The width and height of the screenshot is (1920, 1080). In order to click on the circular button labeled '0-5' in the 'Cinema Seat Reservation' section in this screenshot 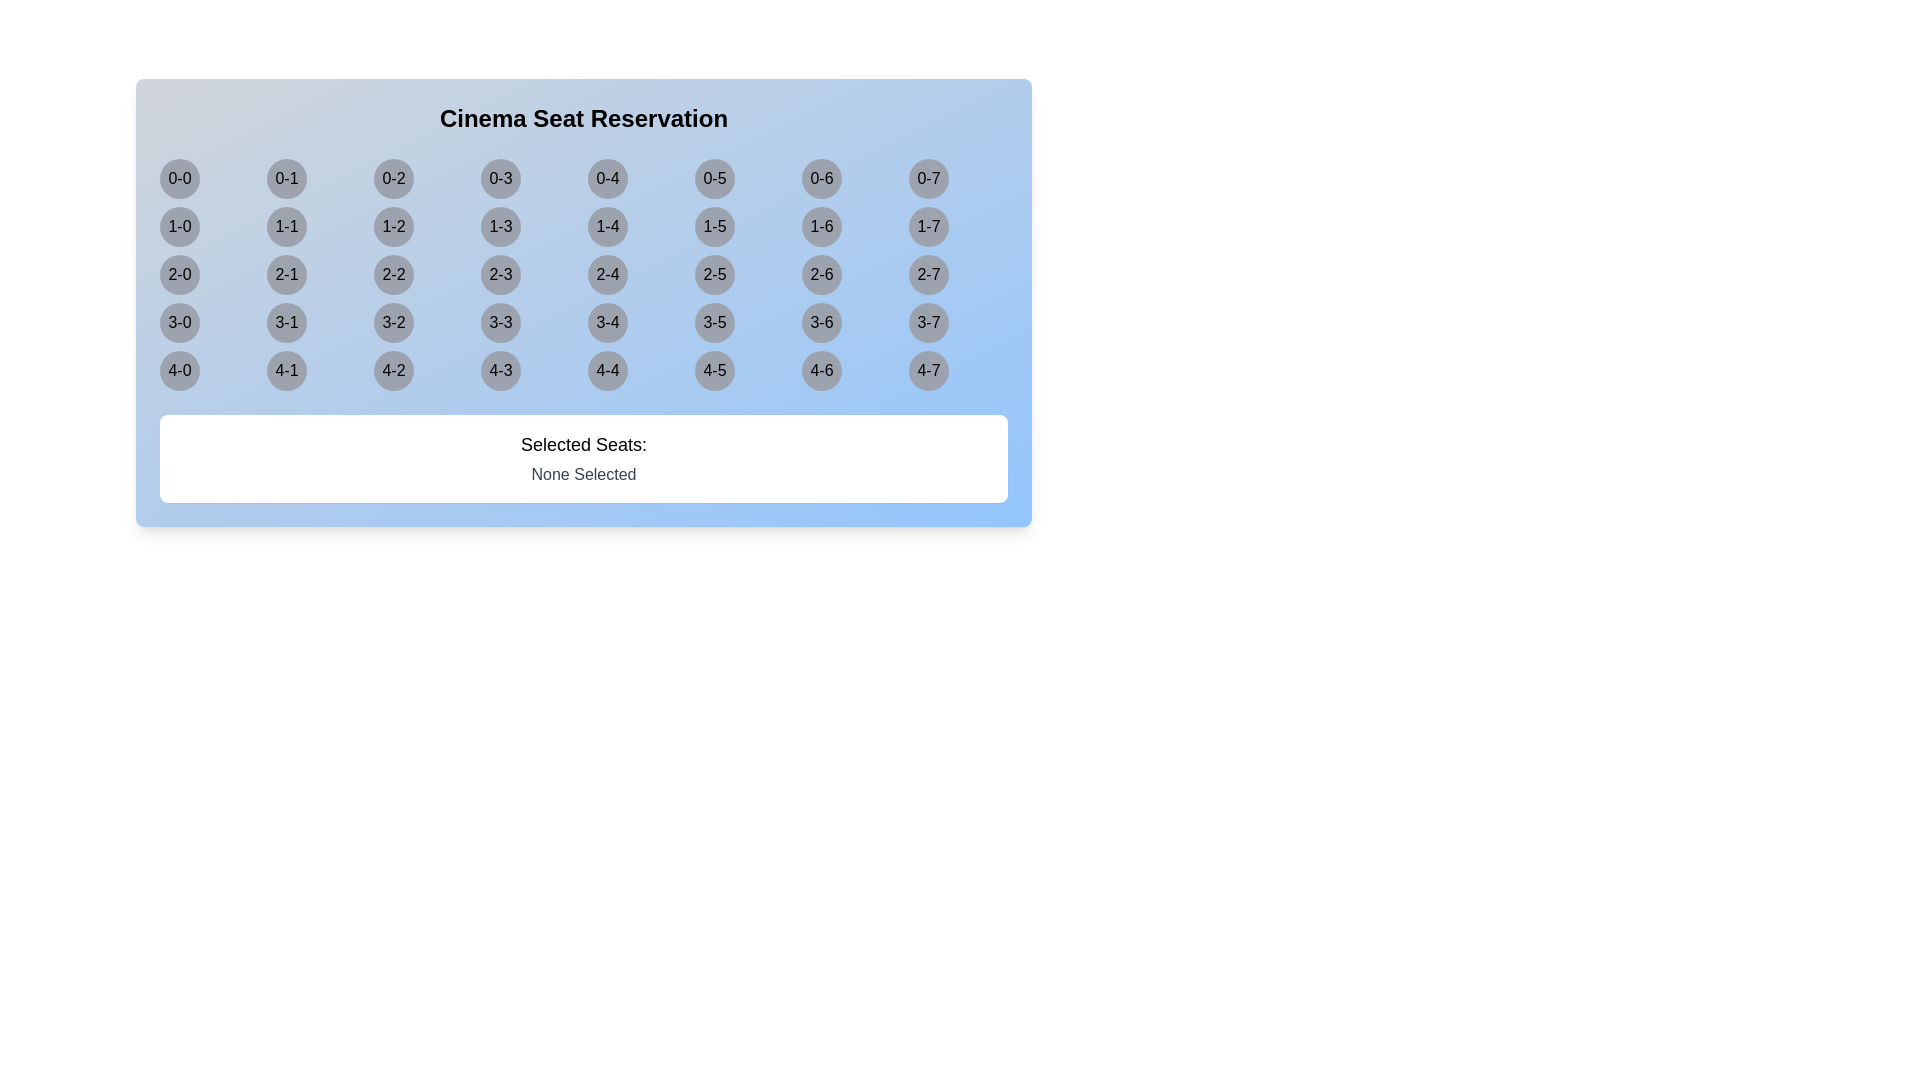, I will do `click(715, 177)`.